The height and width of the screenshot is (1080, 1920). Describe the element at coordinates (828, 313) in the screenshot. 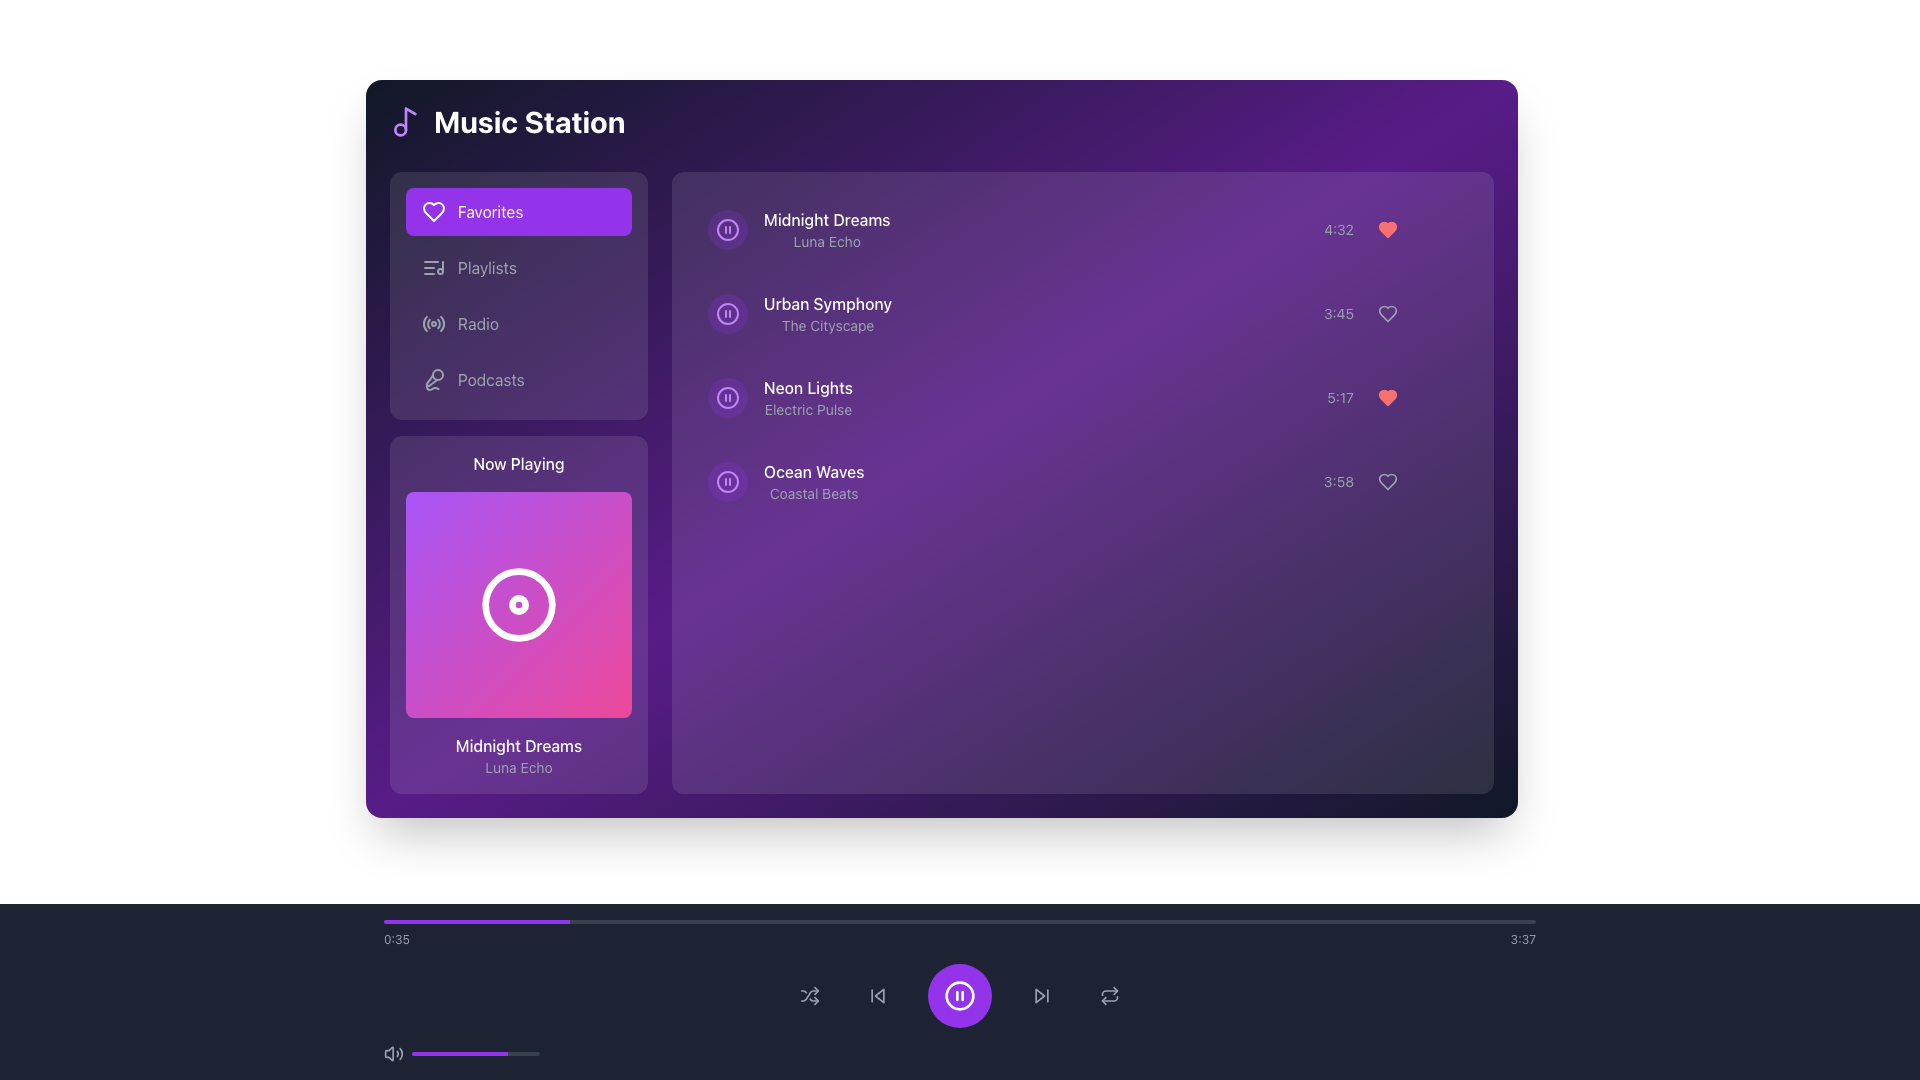

I see `the text label group displaying 'Urban Symphony' and 'The Cityscape' to play the associated song` at that location.